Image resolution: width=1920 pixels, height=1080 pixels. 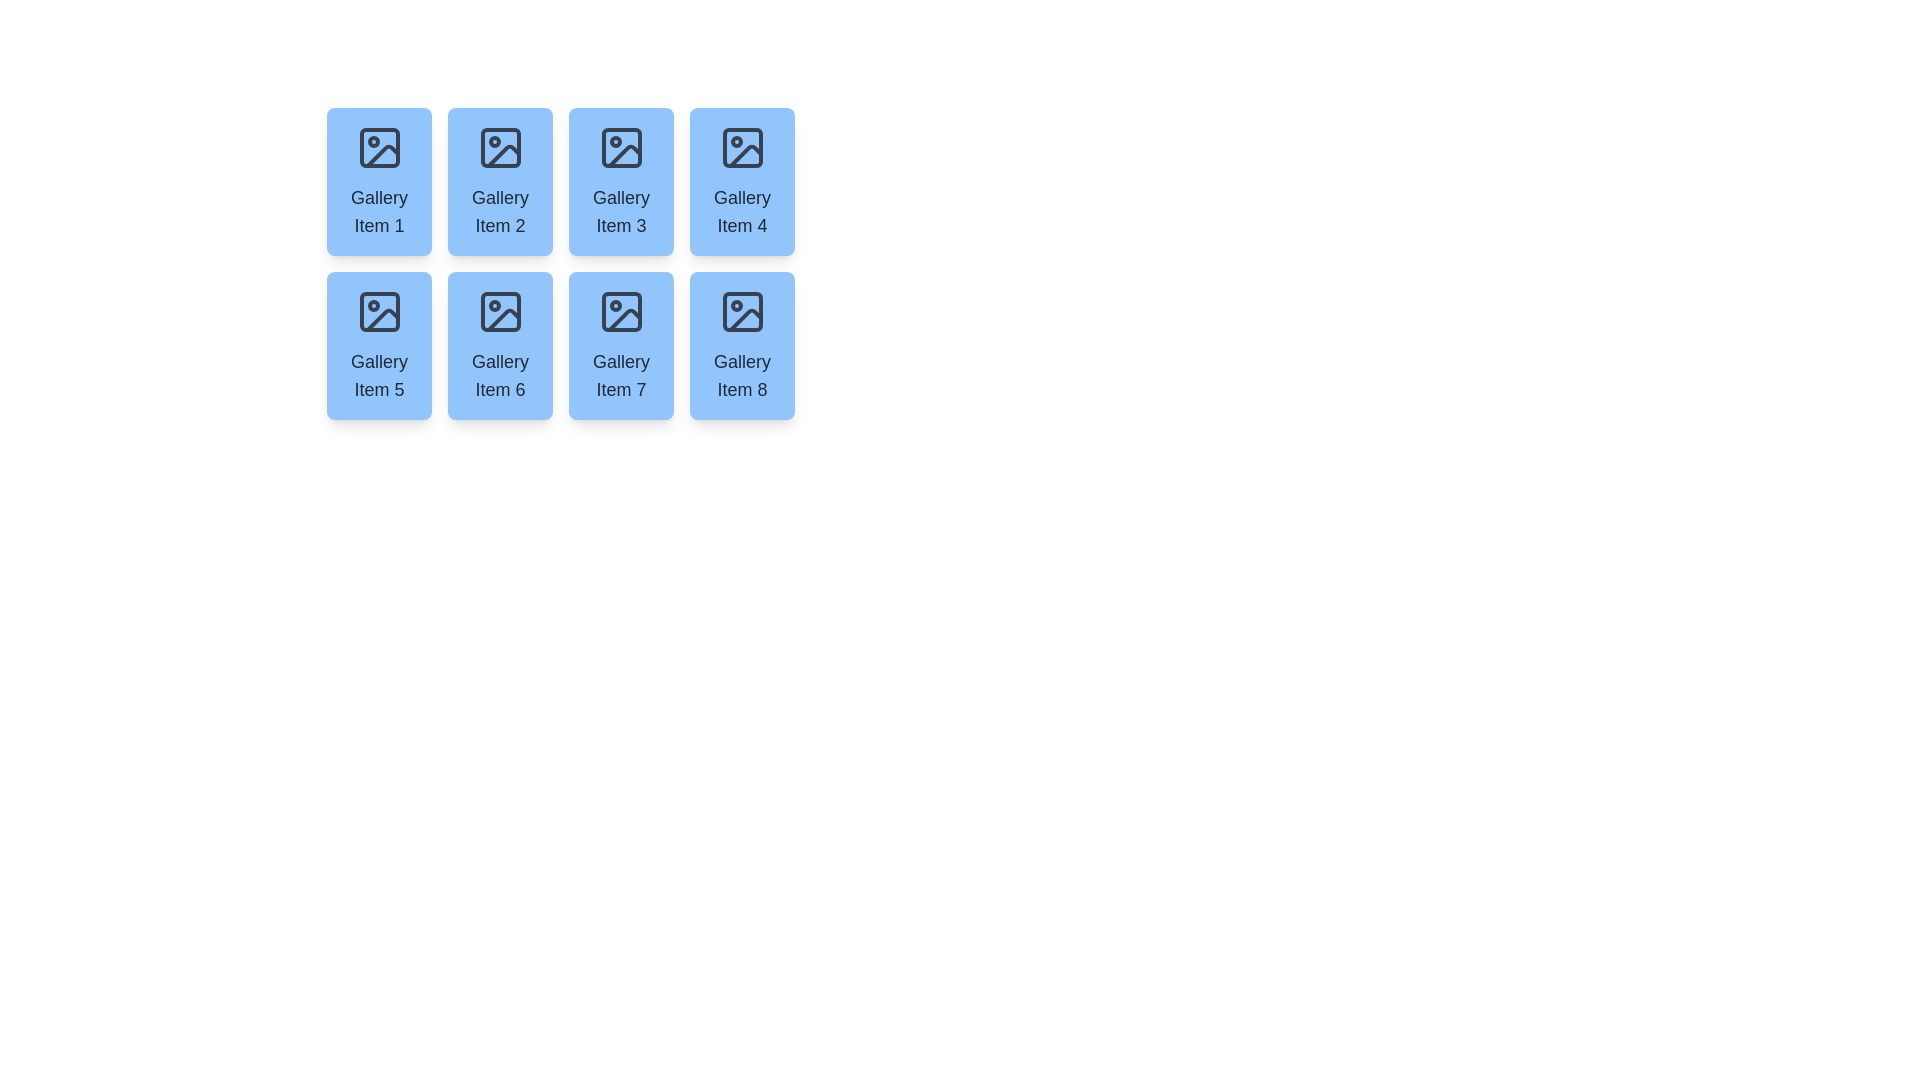 What do you see at coordinates (379, 146) in the screenshot?
I see `the Decorative Shape, which is a small rectangle with rounded corners located in the top-left corner of the landscape icon within 'Gallery Item 1'` at bounding box center [379, 146].